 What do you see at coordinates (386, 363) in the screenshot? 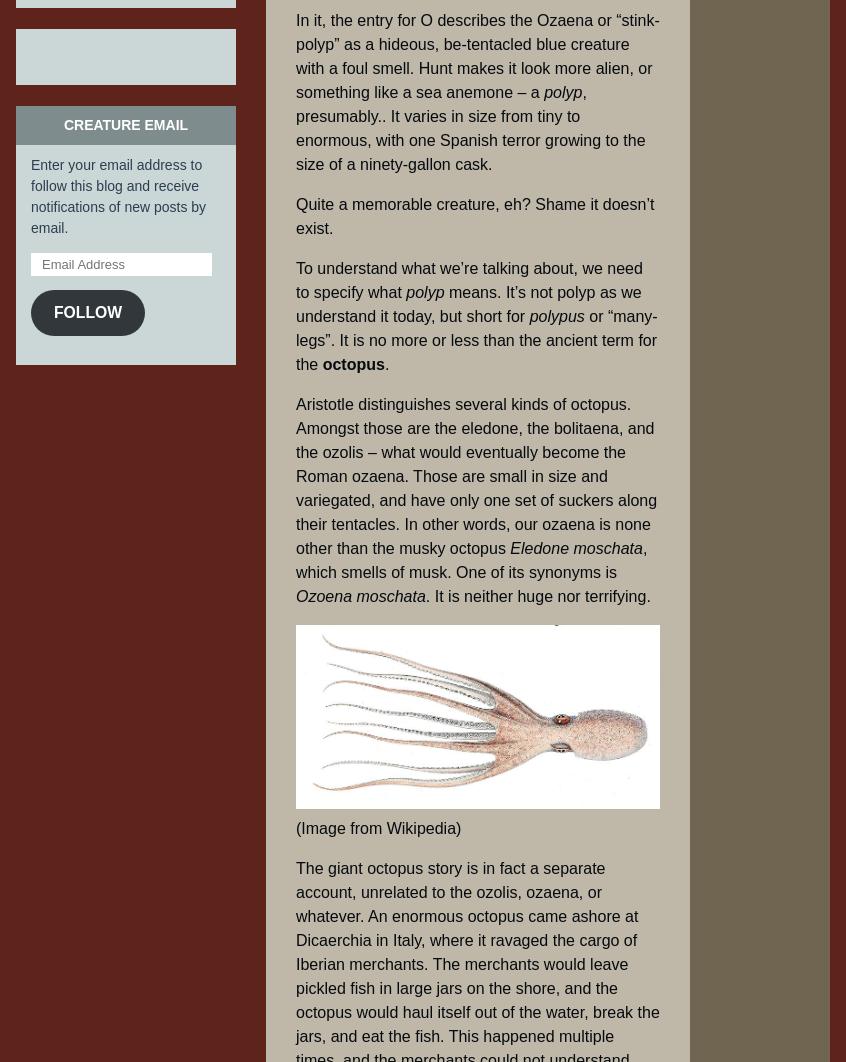
I see `'.'` at bounding box center [386, 363].